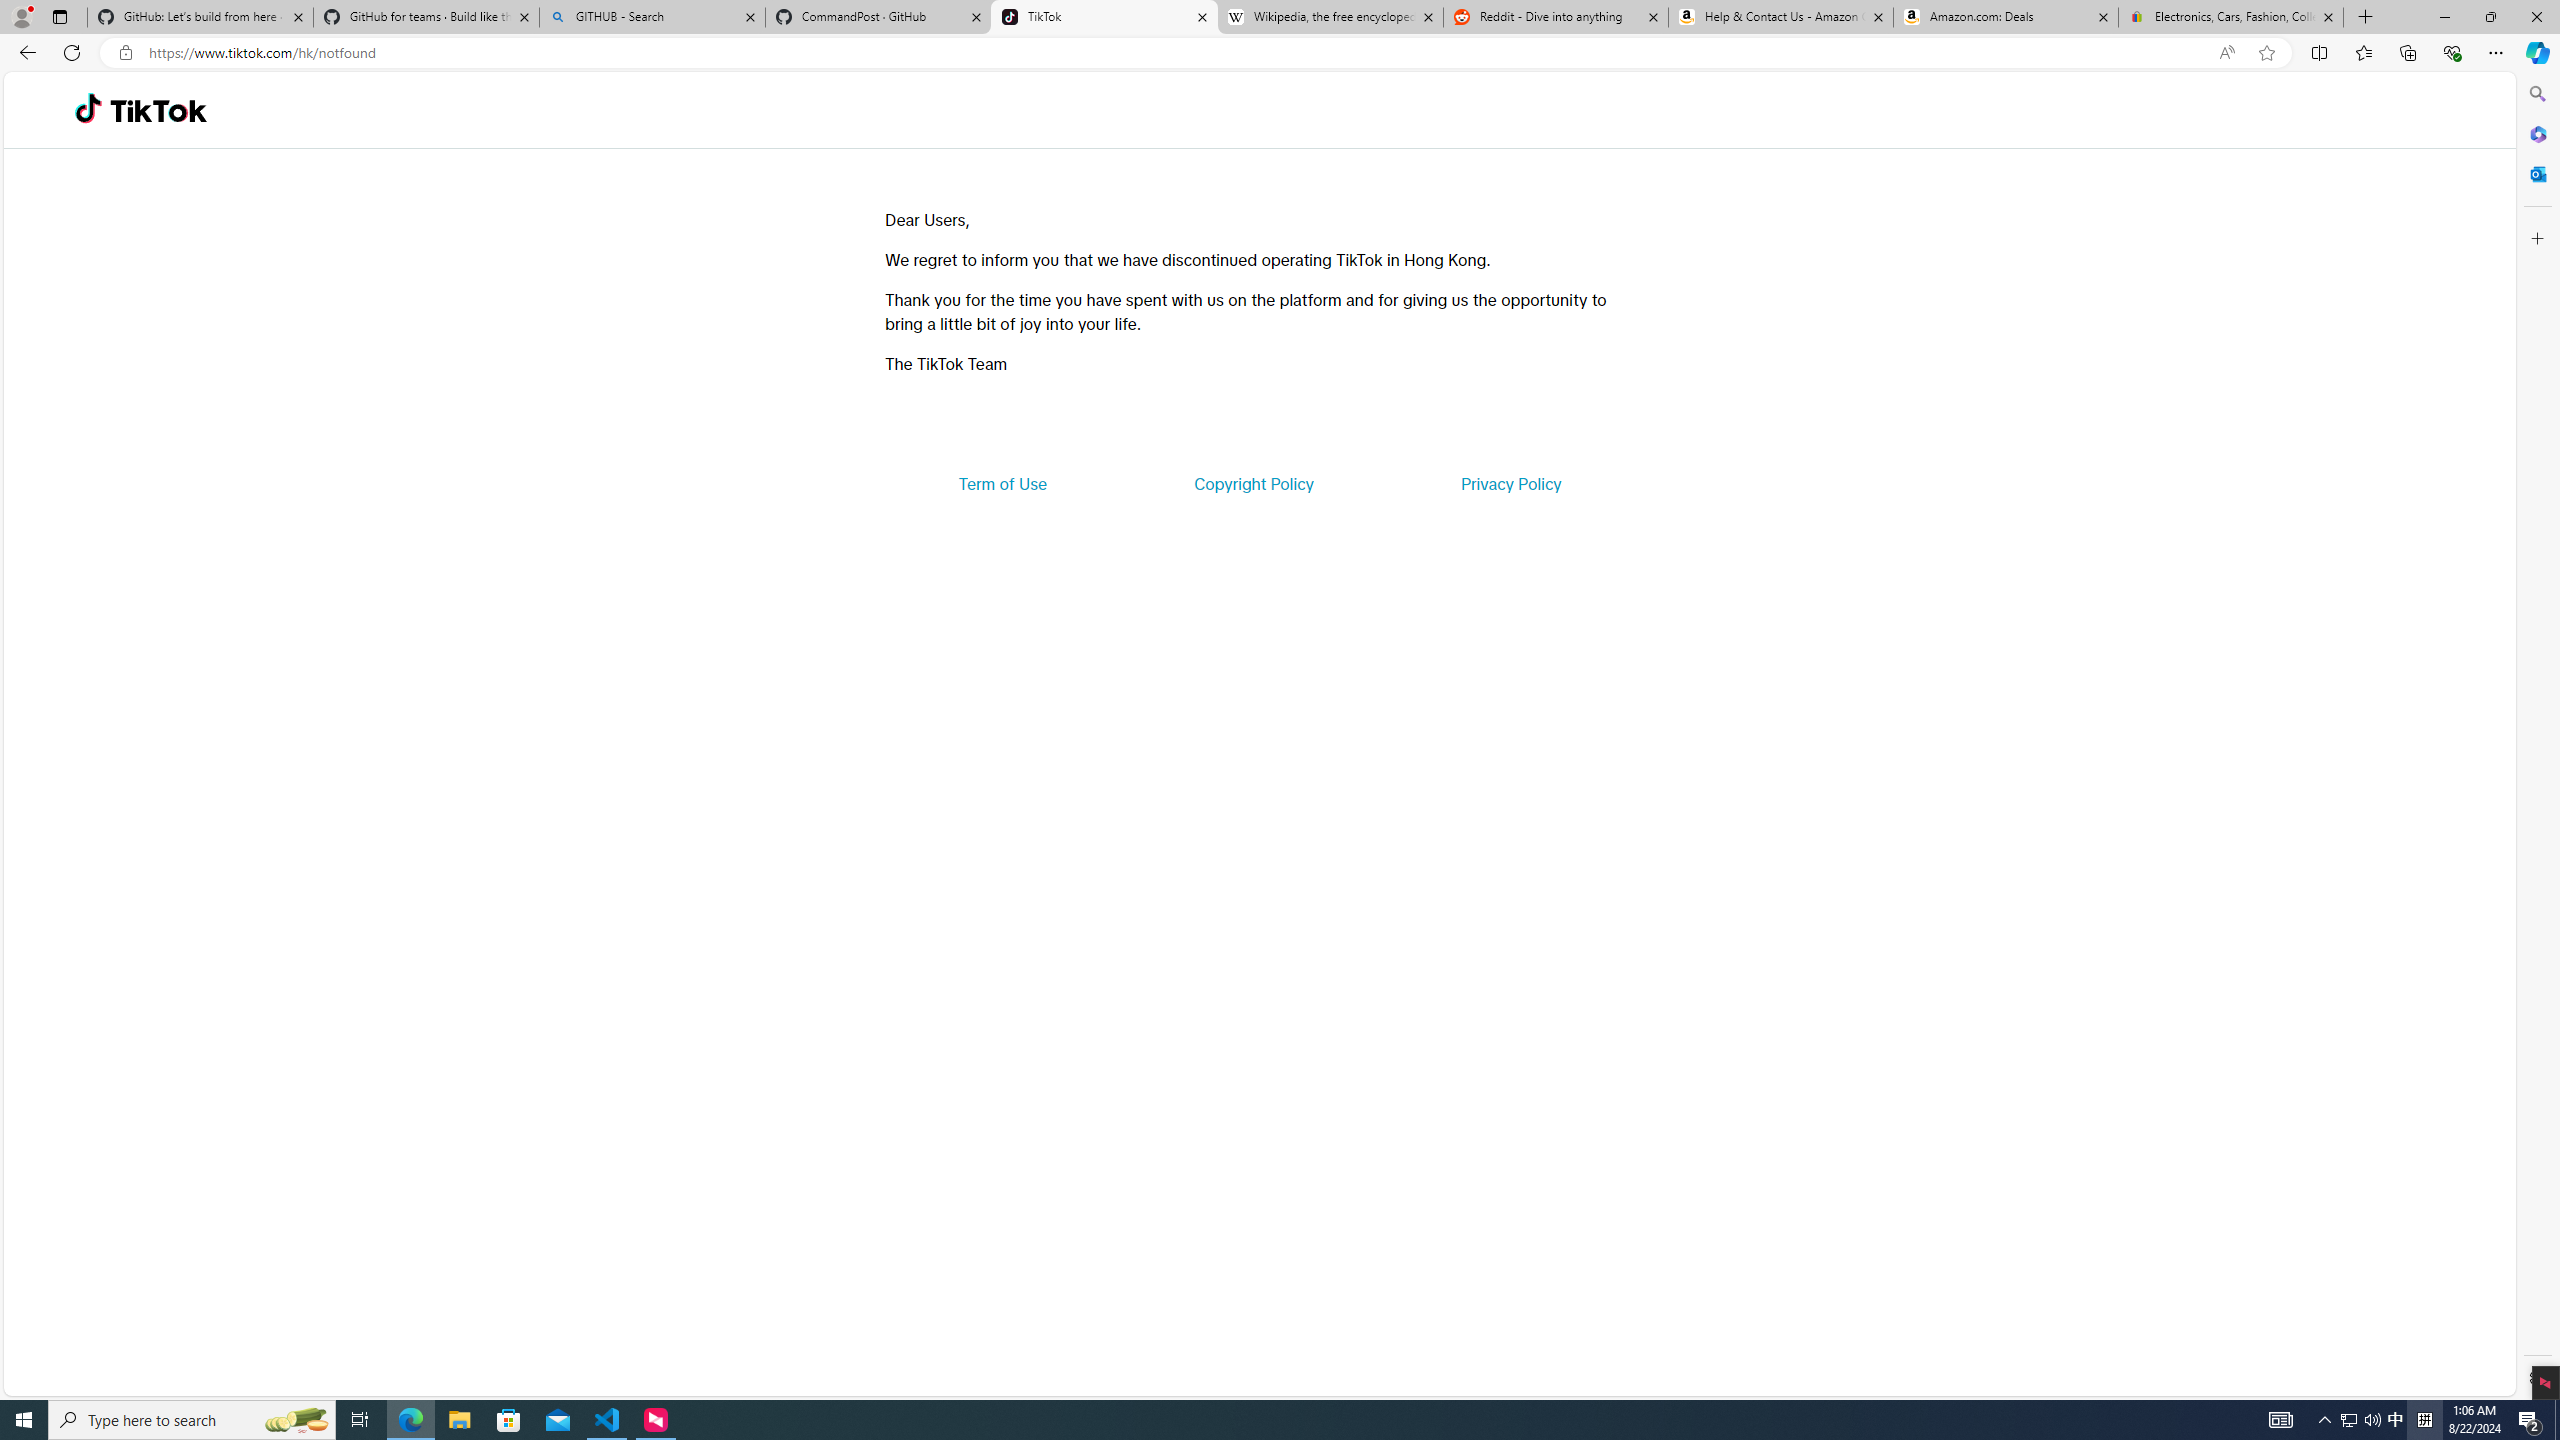 This screenshot has width=2560, height=1440. I want to click on 'Reddit - Dive into anything', so click(1556, 16).